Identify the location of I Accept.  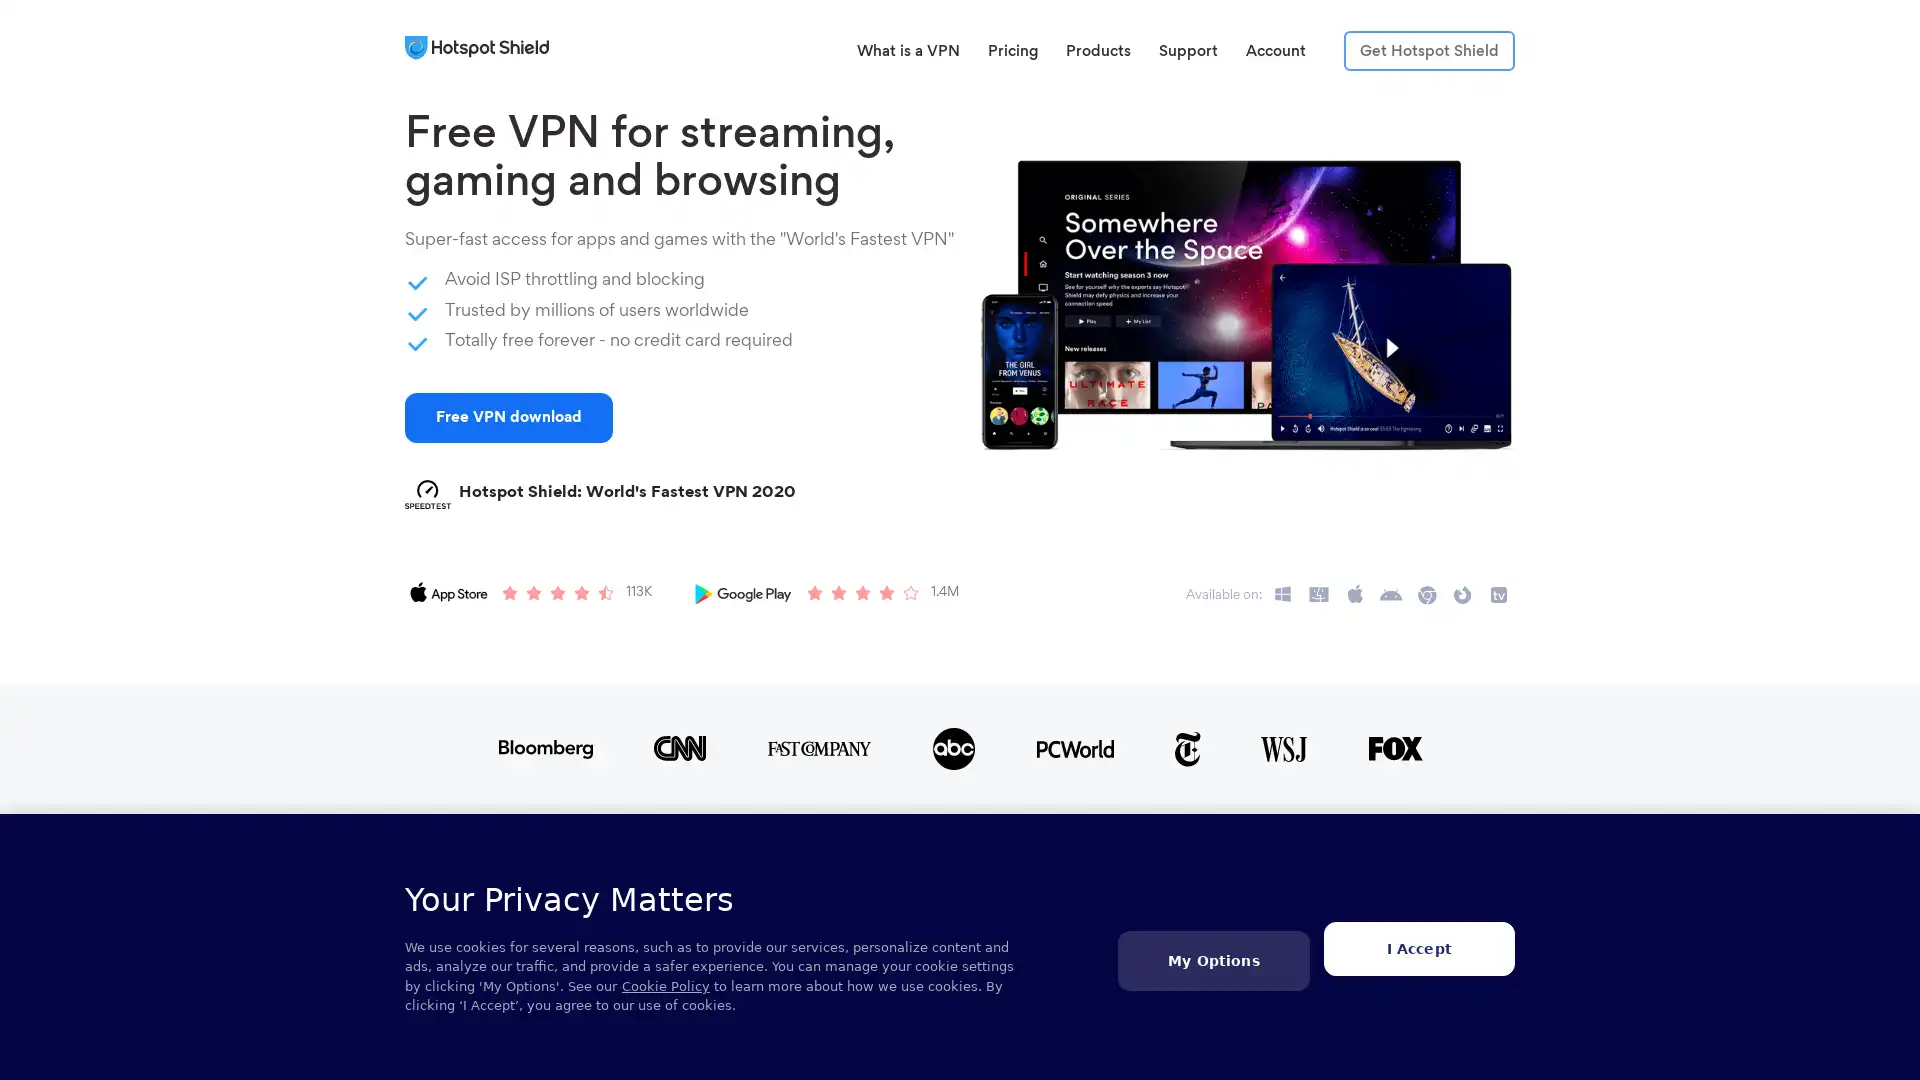
(1417, 947).